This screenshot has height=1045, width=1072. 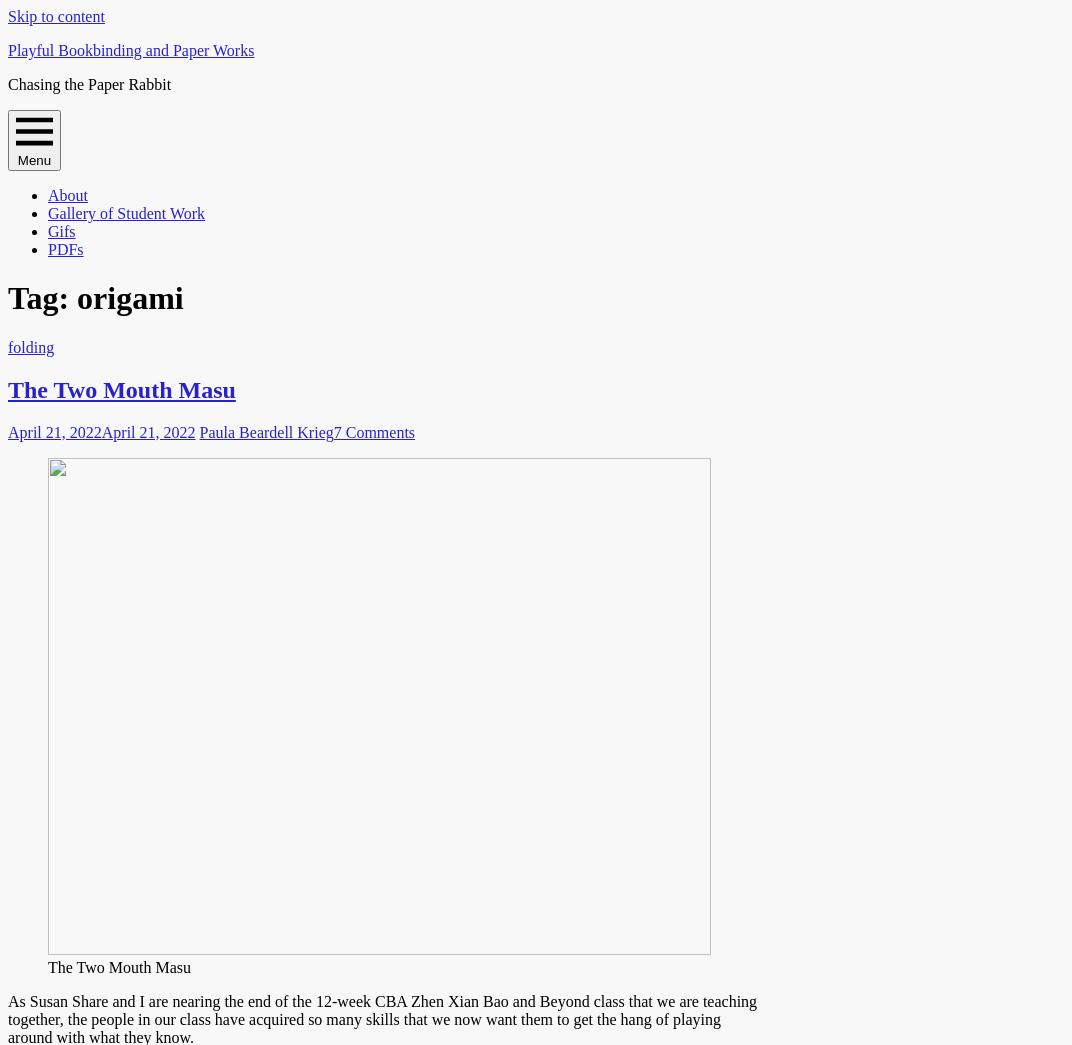 What do you see at coordinates (126, 213) in the screenshot?
I see `'Gallery of Student Work'` at bounding box center [126, 213].